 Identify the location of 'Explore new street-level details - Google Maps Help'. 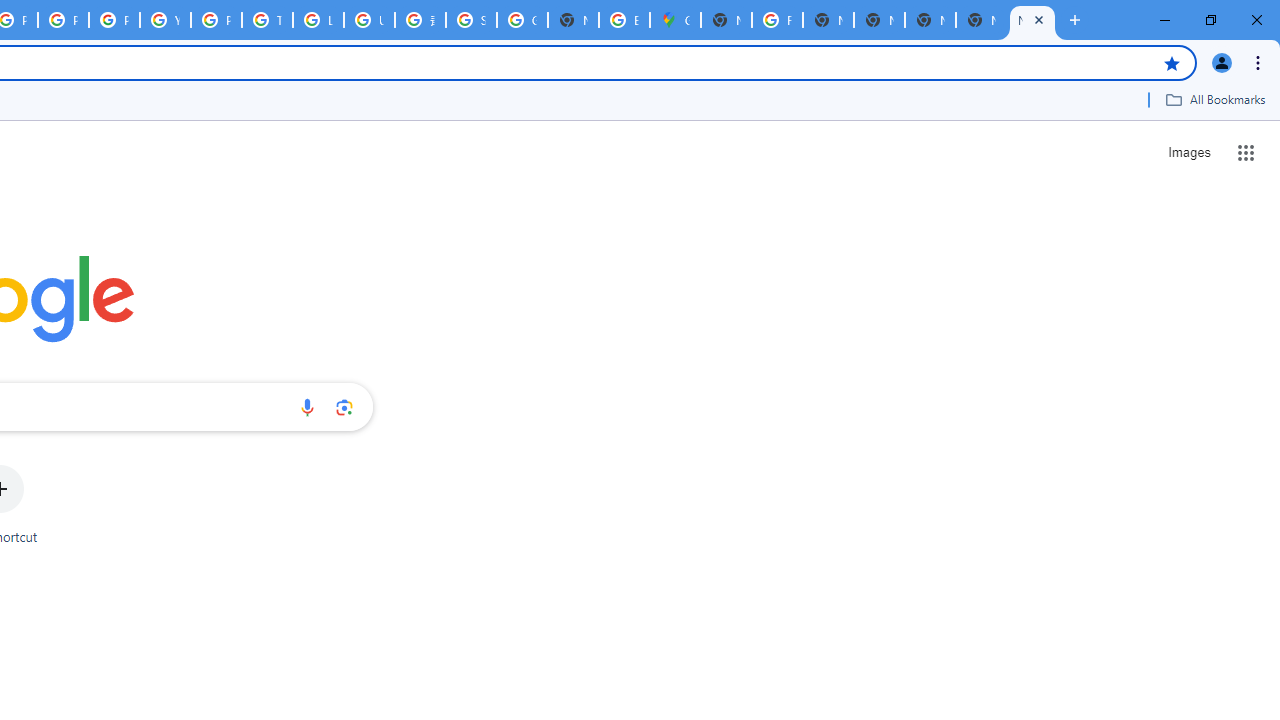
(623, 20).